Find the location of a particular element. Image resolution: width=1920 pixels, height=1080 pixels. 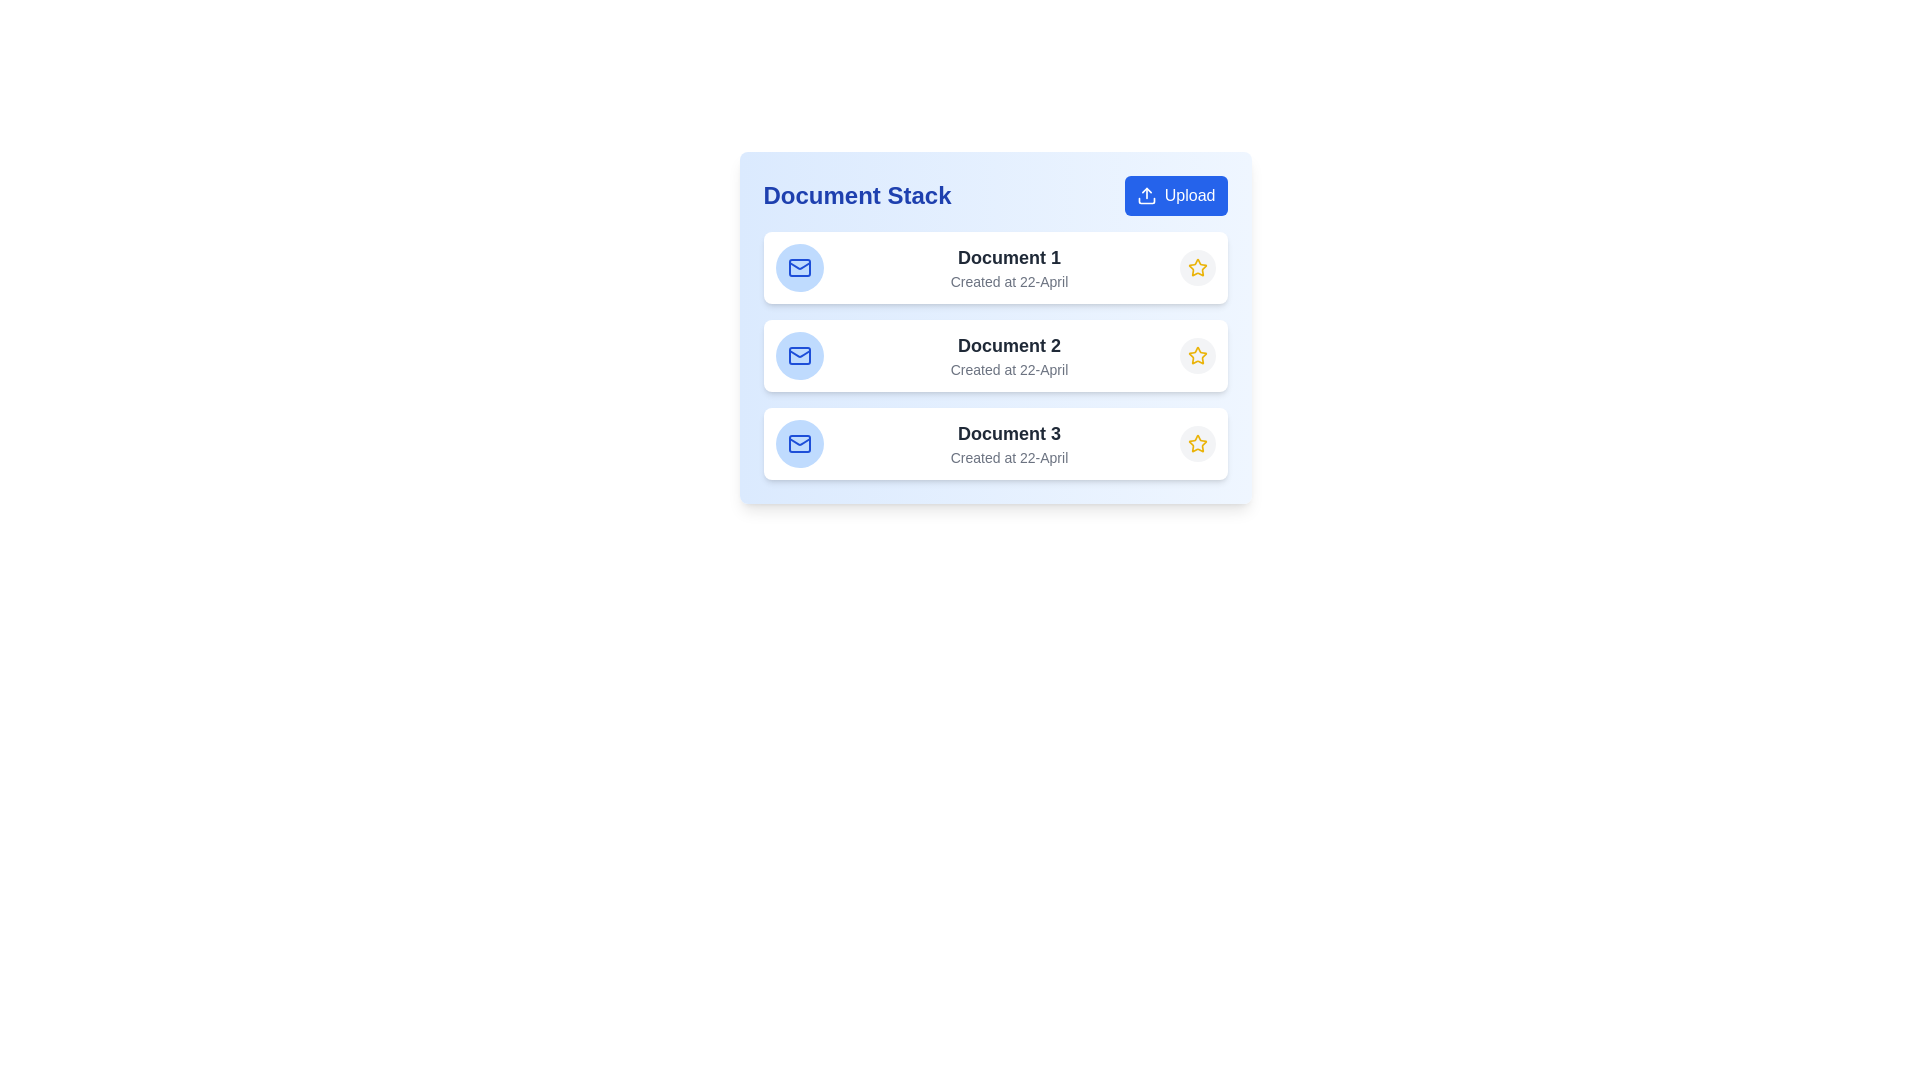

displayed text 'Created at 22-April' from the text label located beneath the title 'Document 3' in the Document Stack section is located at coordinates (1009, 458).